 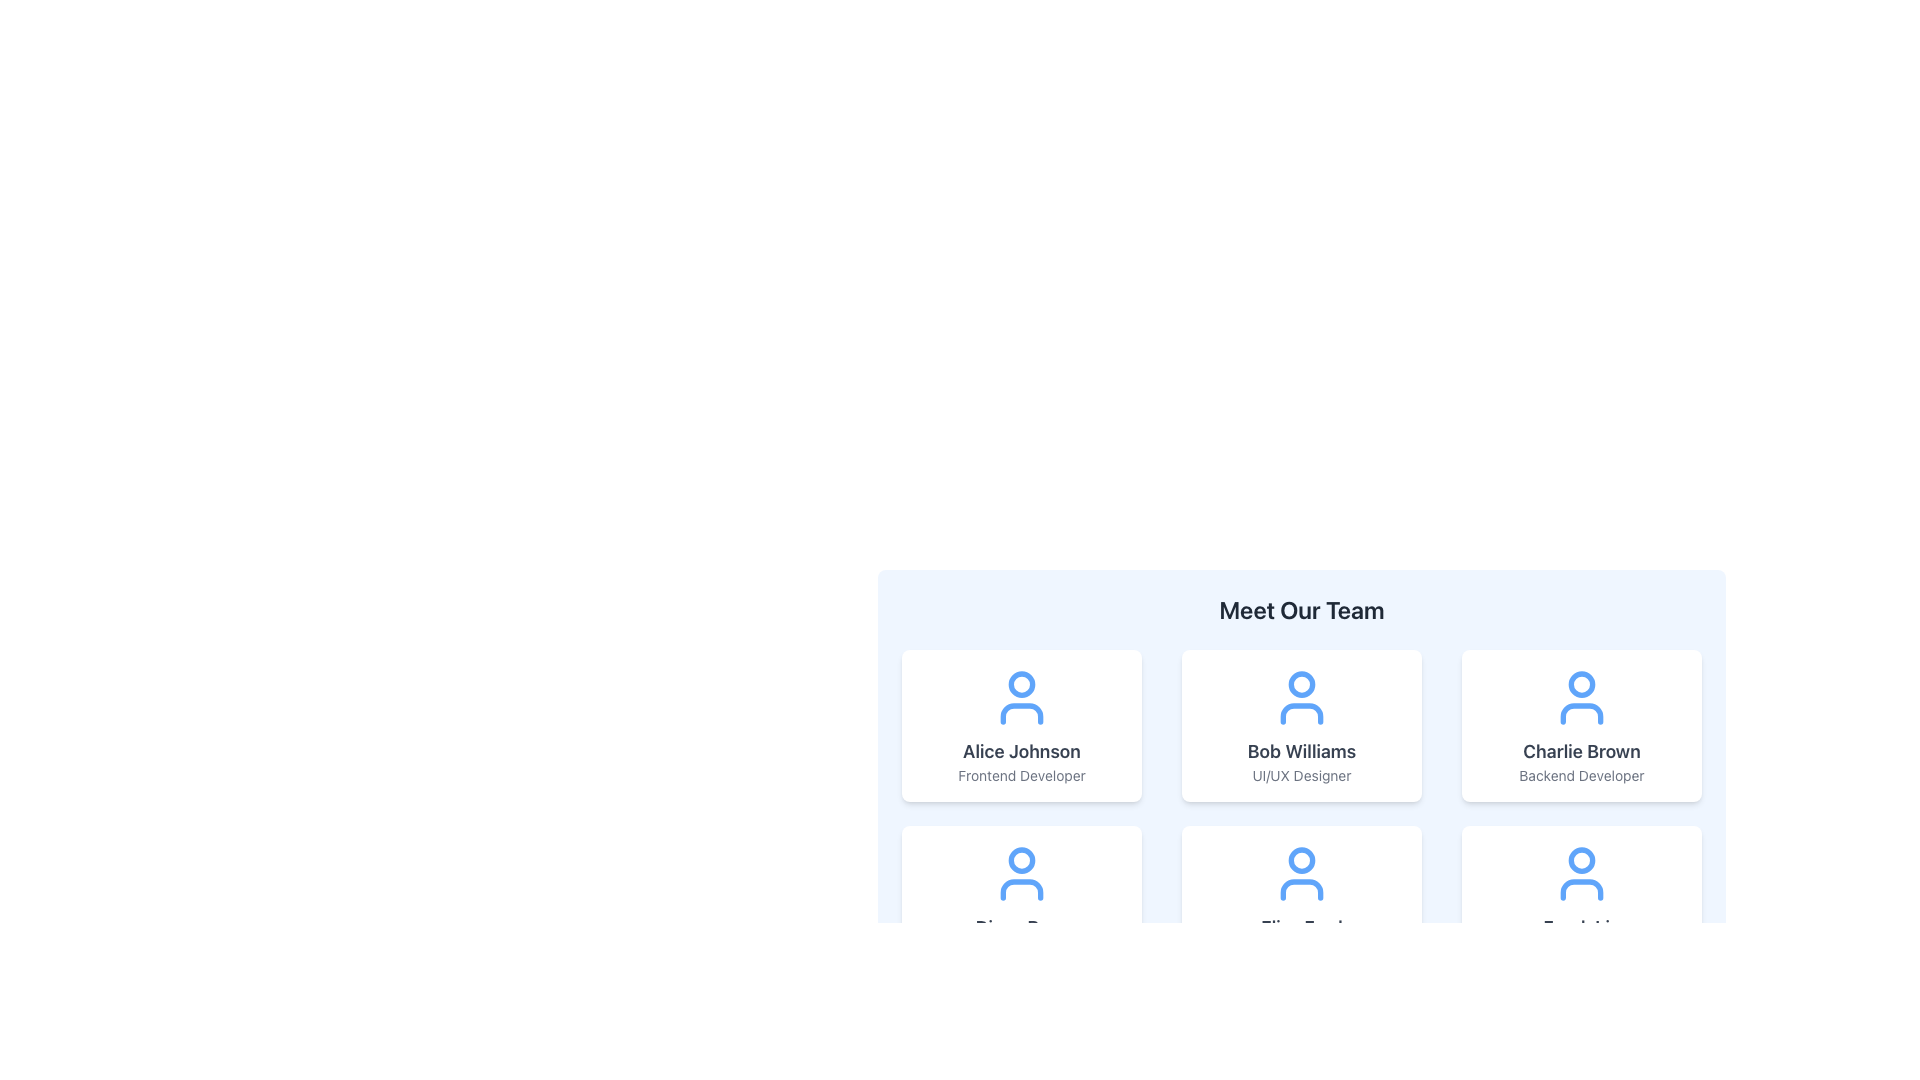 What do you see at coordinates (1301, 889) in the screenshot?
I see `the lower section of the stylized human figure represented in the blue SVG icon, specifically the smooth semi-circular shape that forms the torso's bottom curve` at bounding box center [1301, 889].